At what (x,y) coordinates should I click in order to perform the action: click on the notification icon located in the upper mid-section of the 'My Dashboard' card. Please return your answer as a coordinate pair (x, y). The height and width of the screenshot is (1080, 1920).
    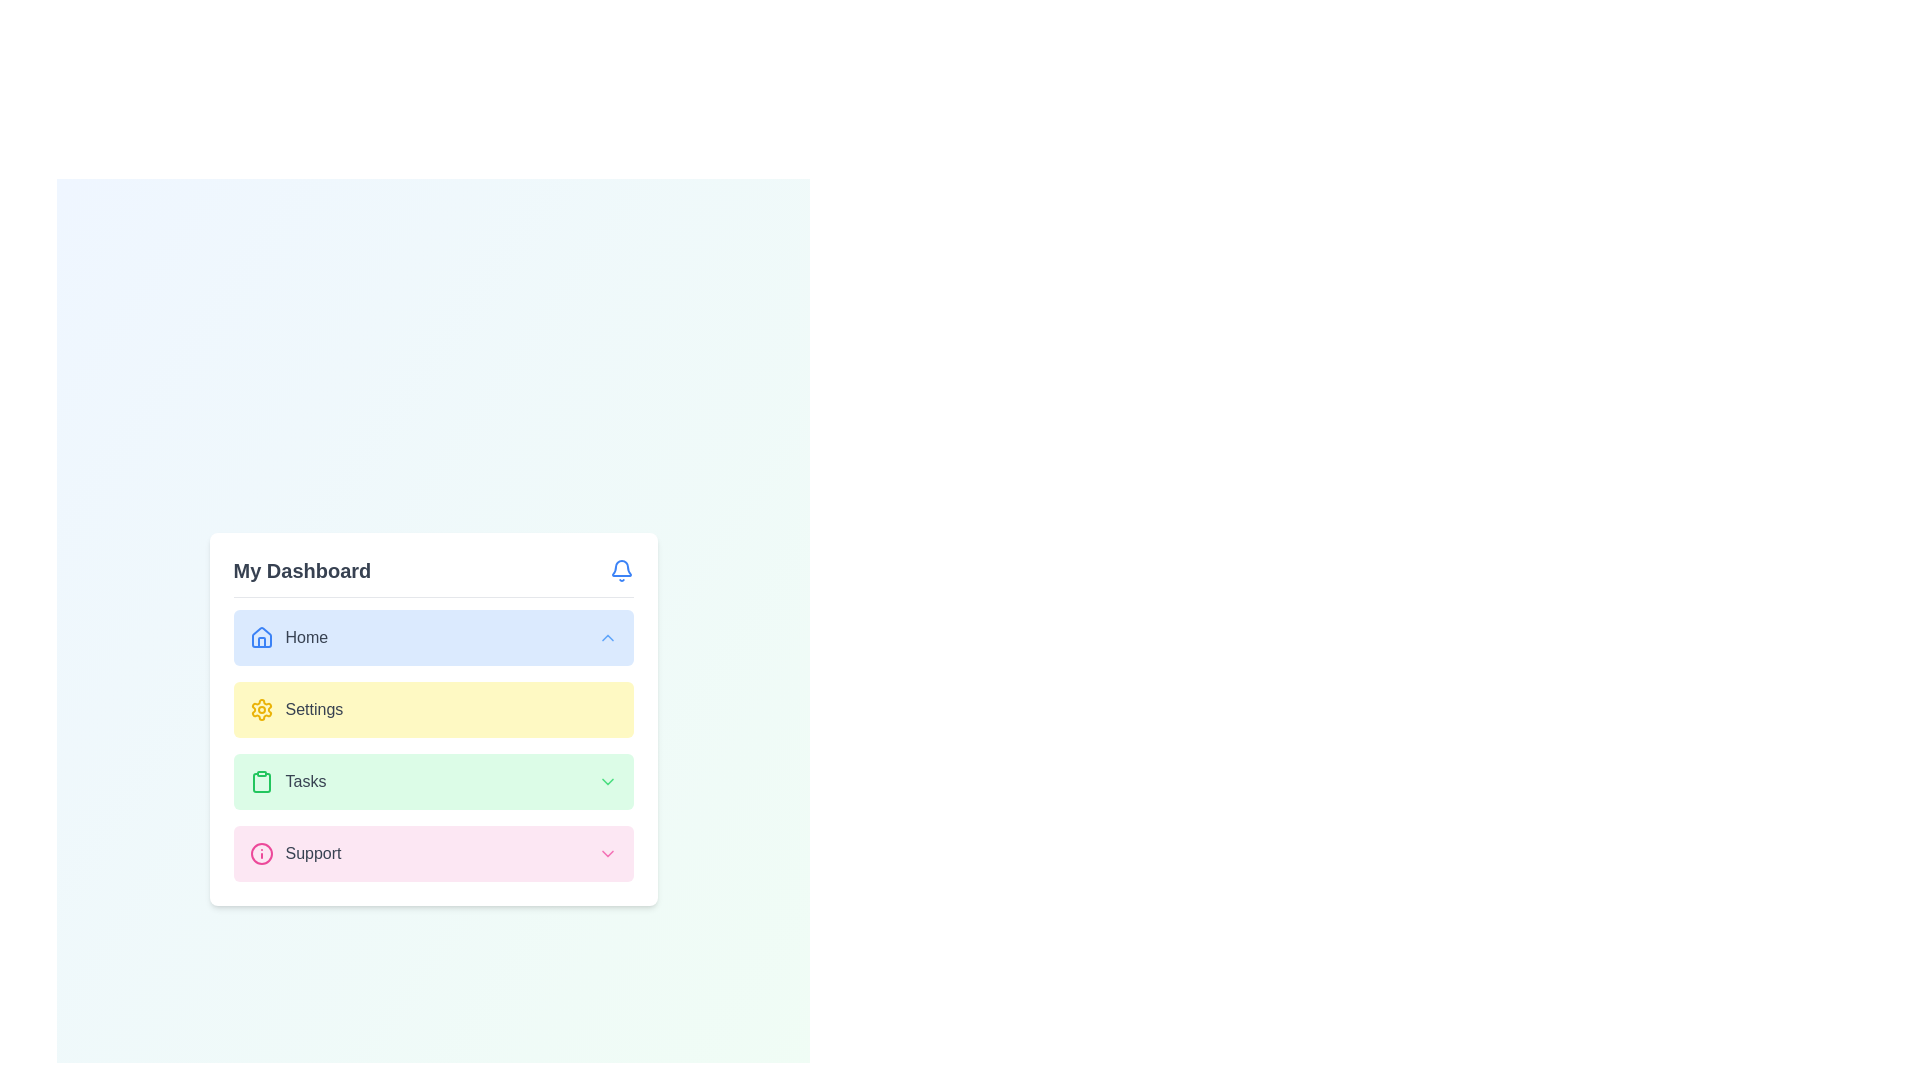
    Looking at the image, I should click on (620, 567).